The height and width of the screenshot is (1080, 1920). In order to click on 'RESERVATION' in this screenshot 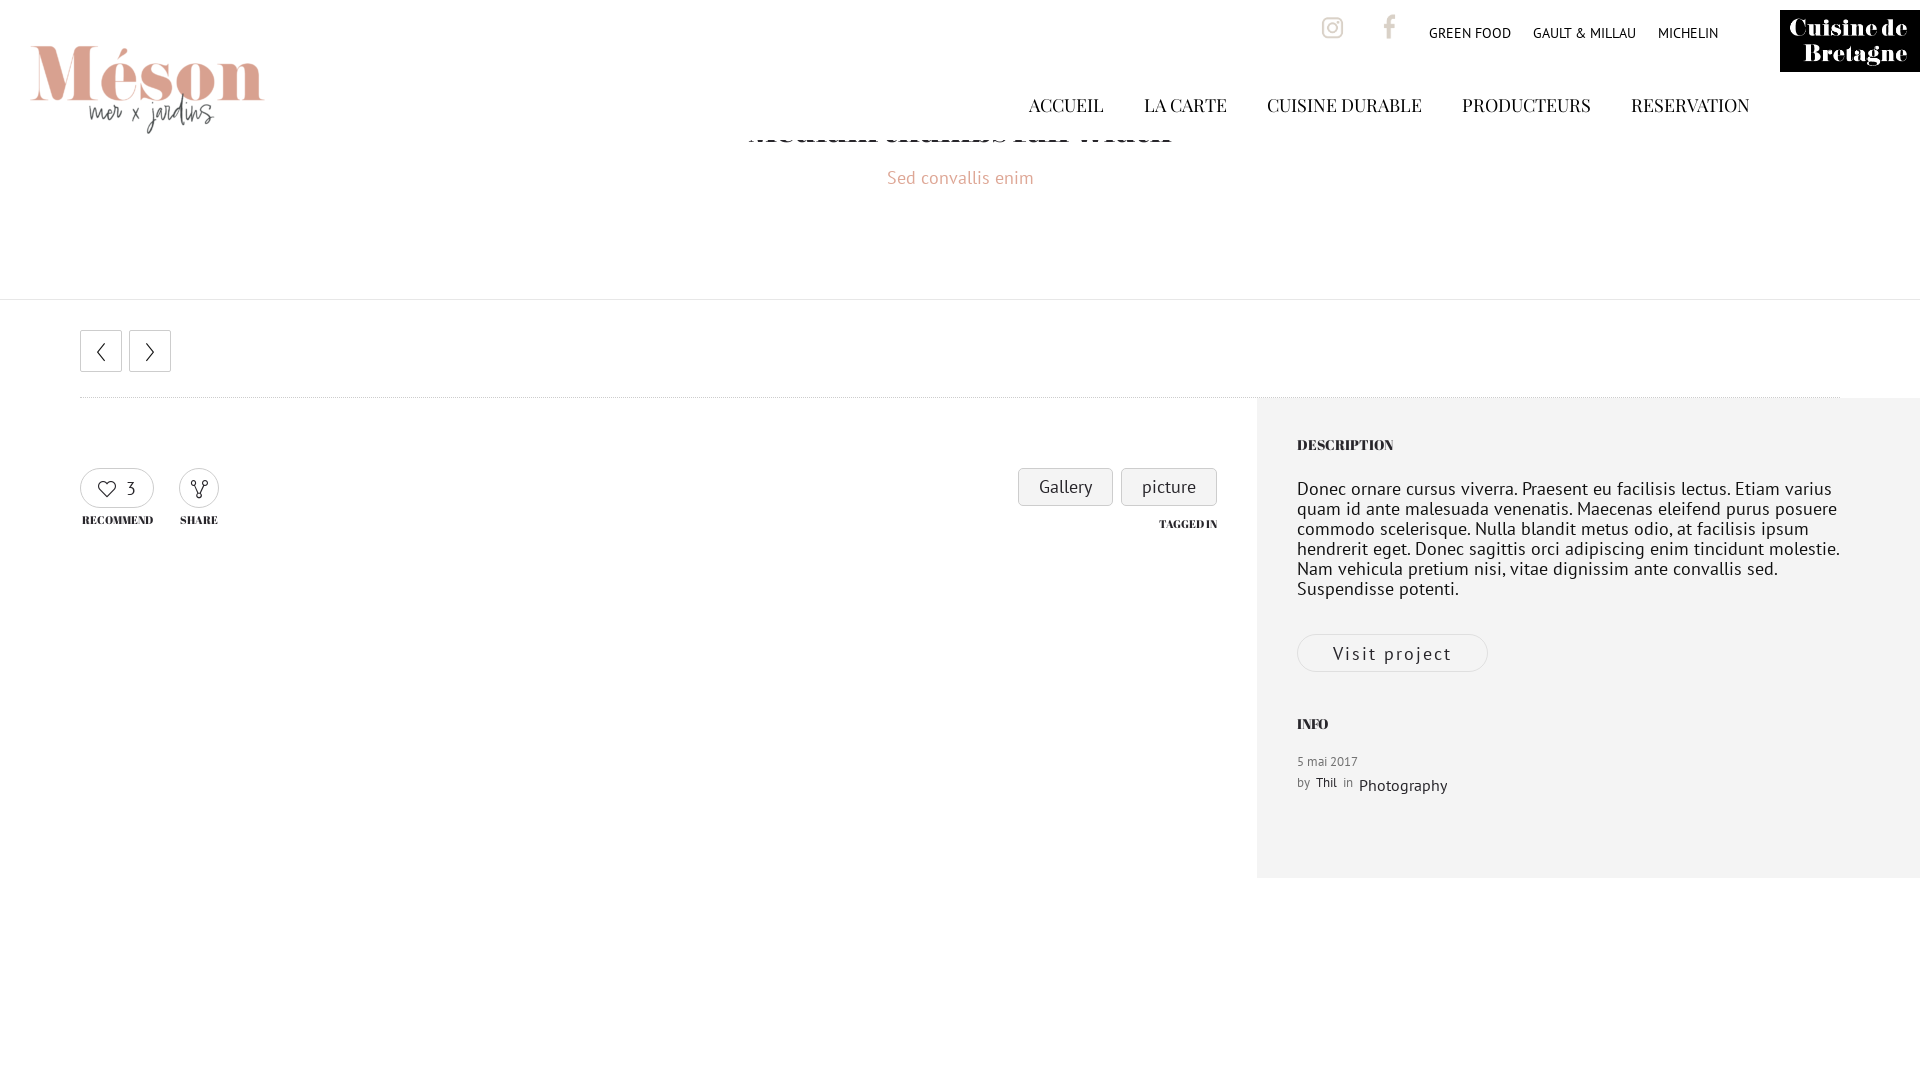, I will do `click(1689, 135)`.